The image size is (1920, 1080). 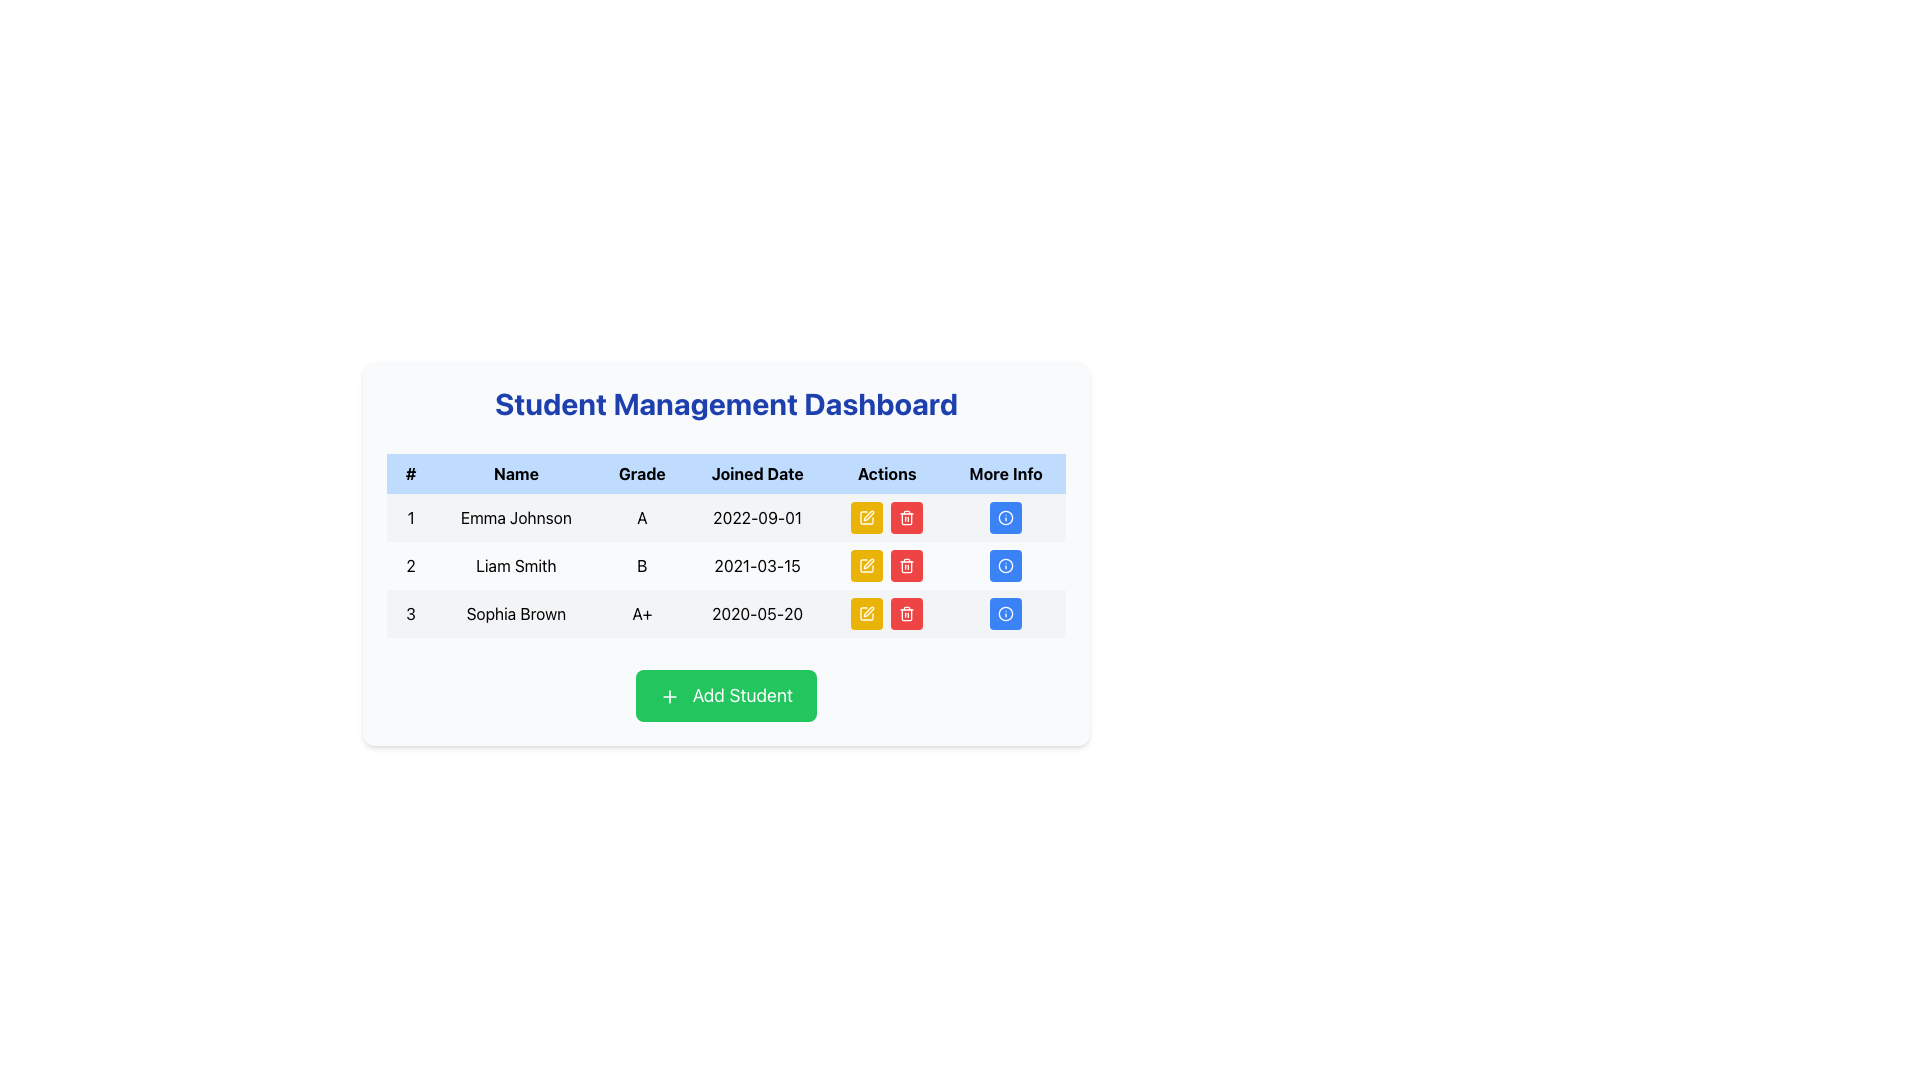 What do you see at coordinates (1006, 516) in the screenshot?
I see `the rightmost button in the 'More Info' column of the first row in the 'Student Management Dashboard' table` at bounding box center [1006, 516].